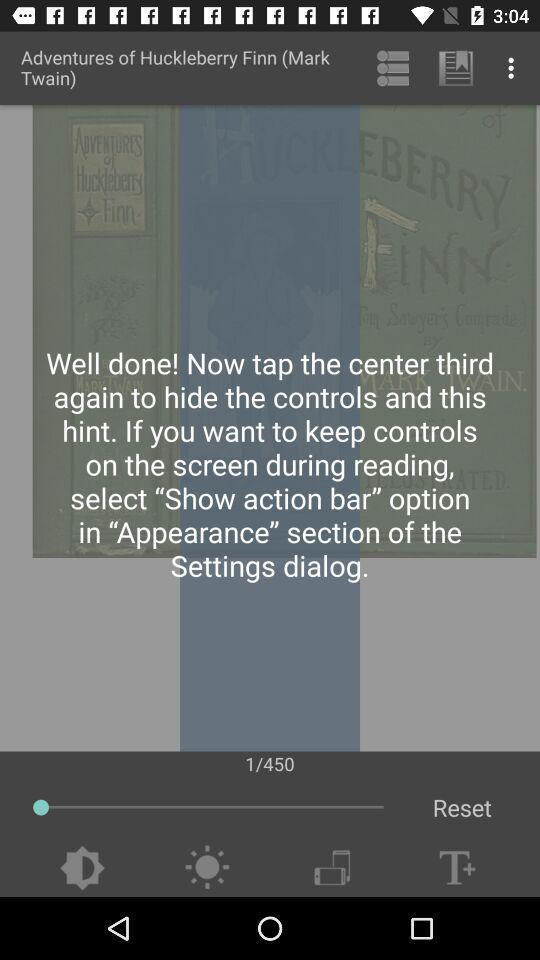  Describe the element at coordinates (206, 867) in the screenshot. I see `menu` at that location.